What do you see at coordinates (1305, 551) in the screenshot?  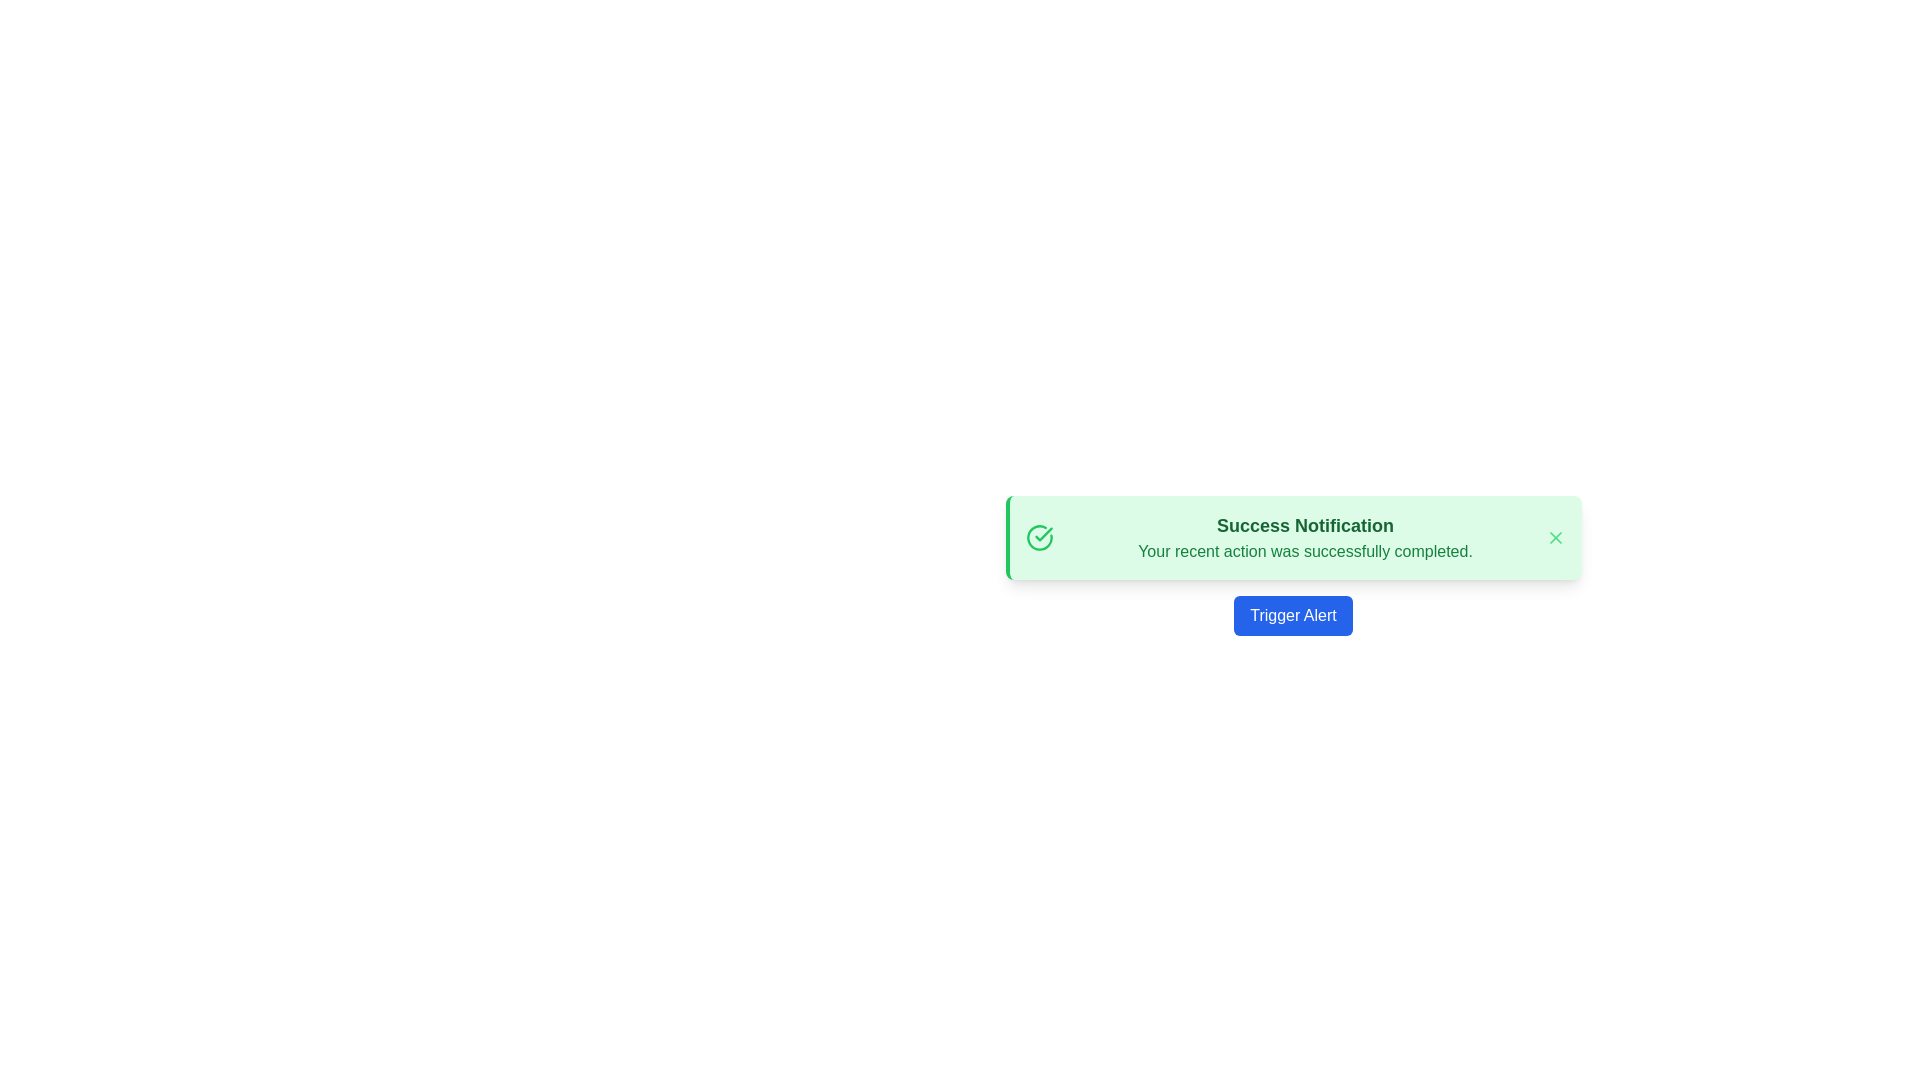 I see `confirmation message displayed in the text label located directly below the title 'Success Notification' in the notification box` at bounding box center [1305, 551].